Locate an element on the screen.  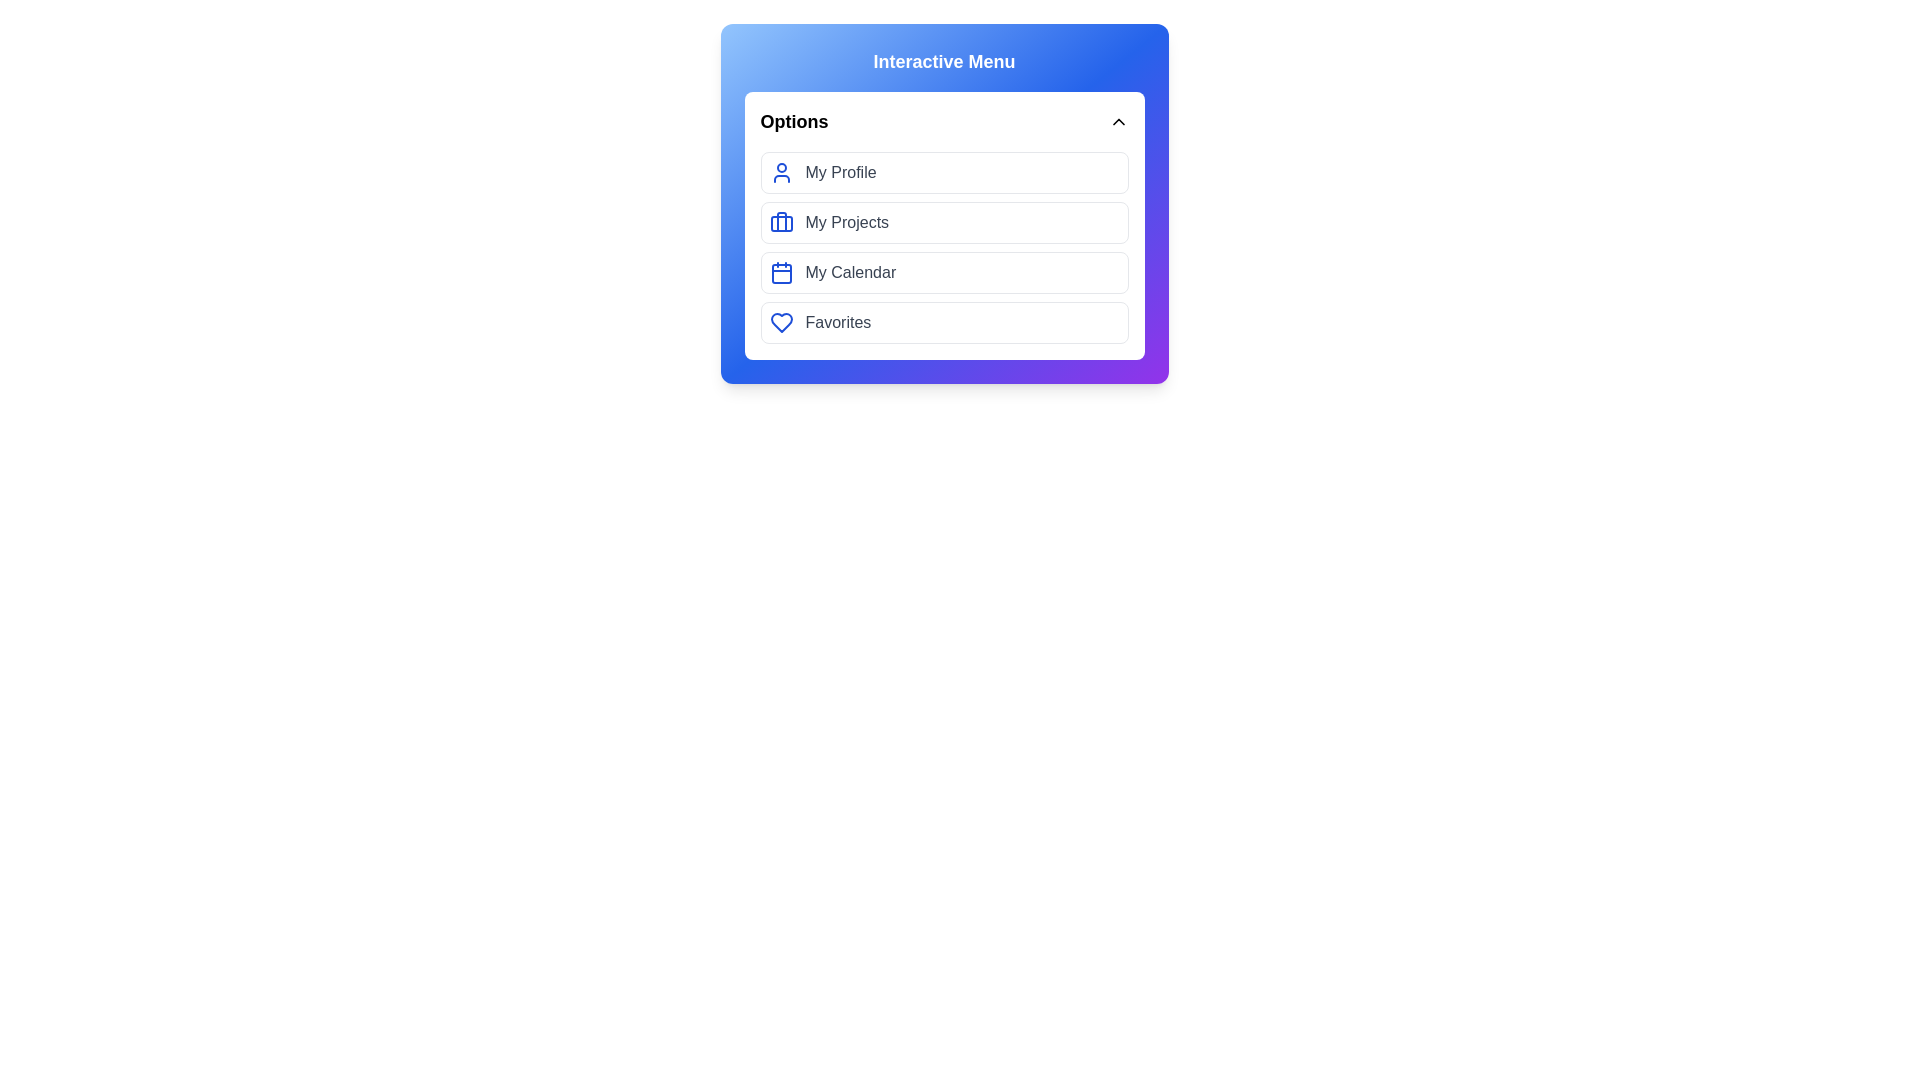
the 'My Calendar' button is located at coordinates (943, 273).